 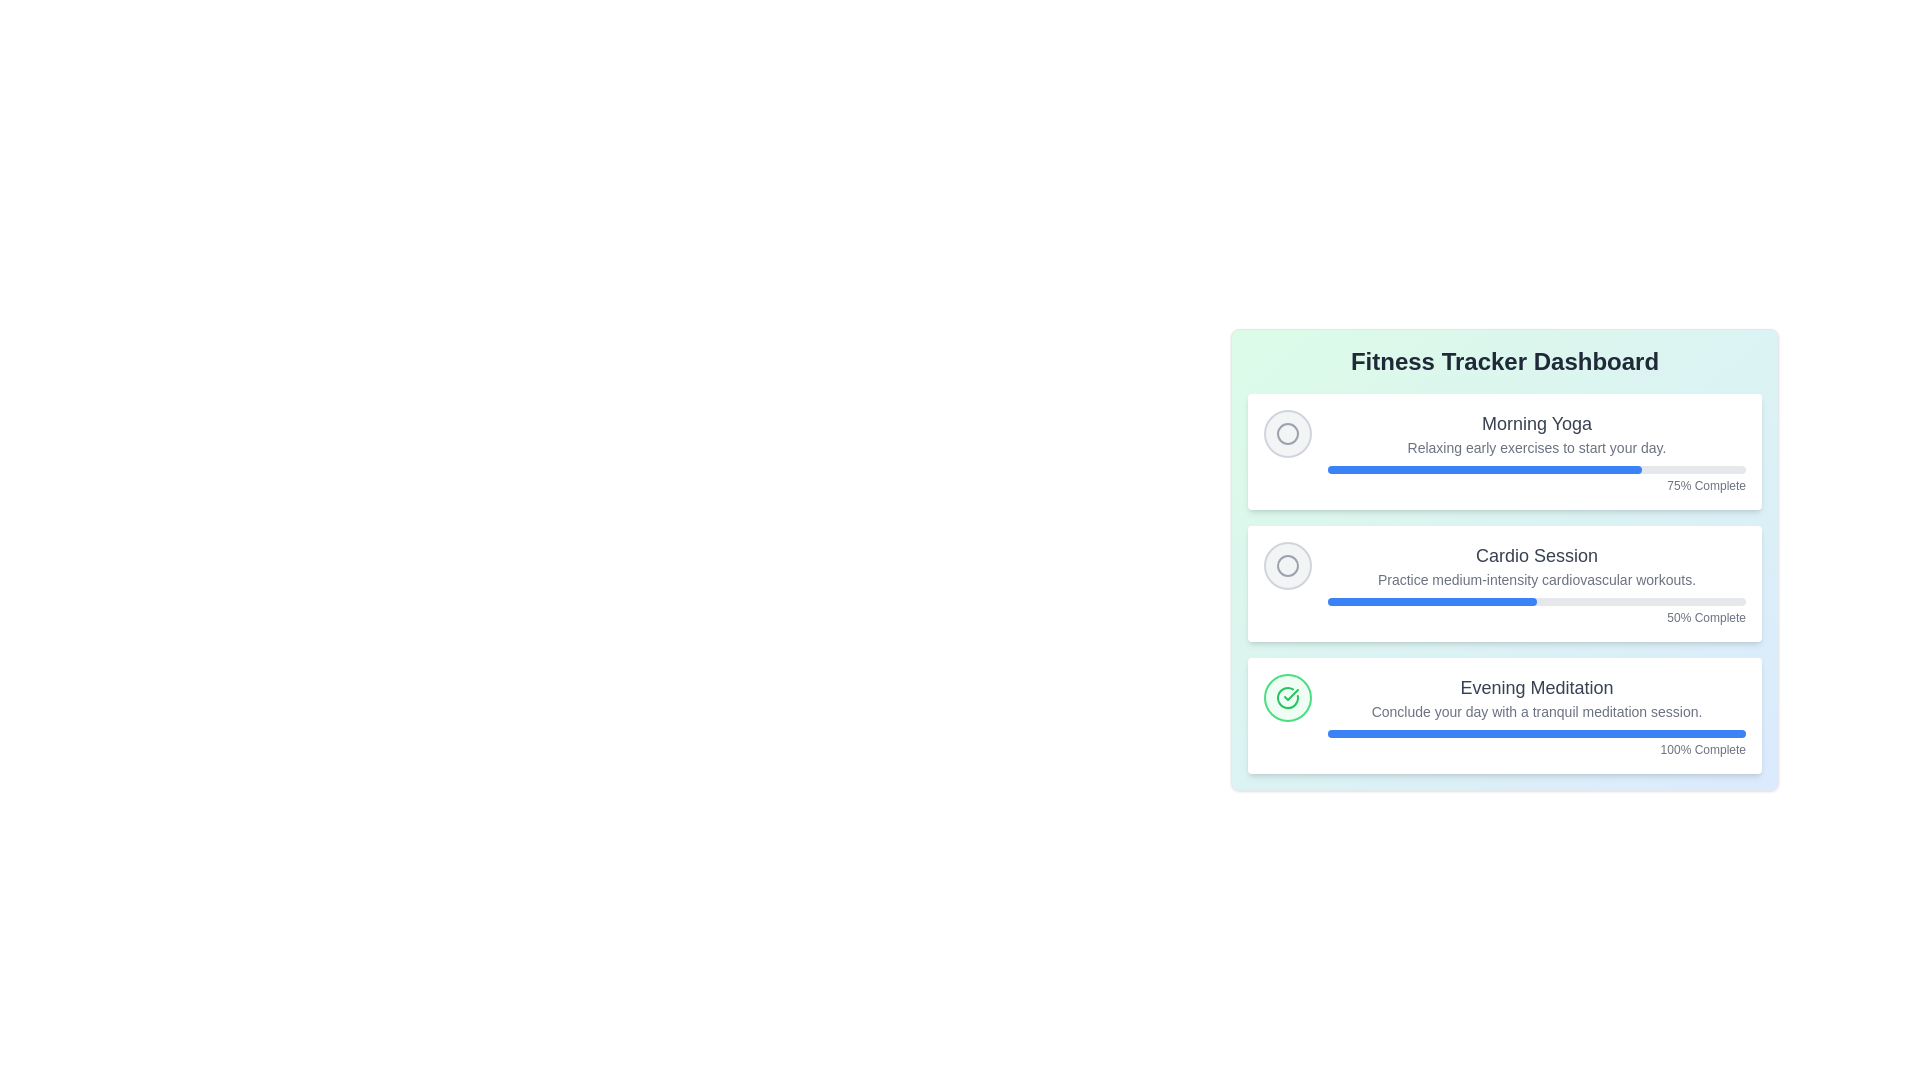 What do you see at coordinates (1535, 423) in the screenshot?
I see `text content of the bold label displaying 'Morning Yoga' located at the top of the first item in a vertically listed group of activities` at bounding box center [1535, 423].